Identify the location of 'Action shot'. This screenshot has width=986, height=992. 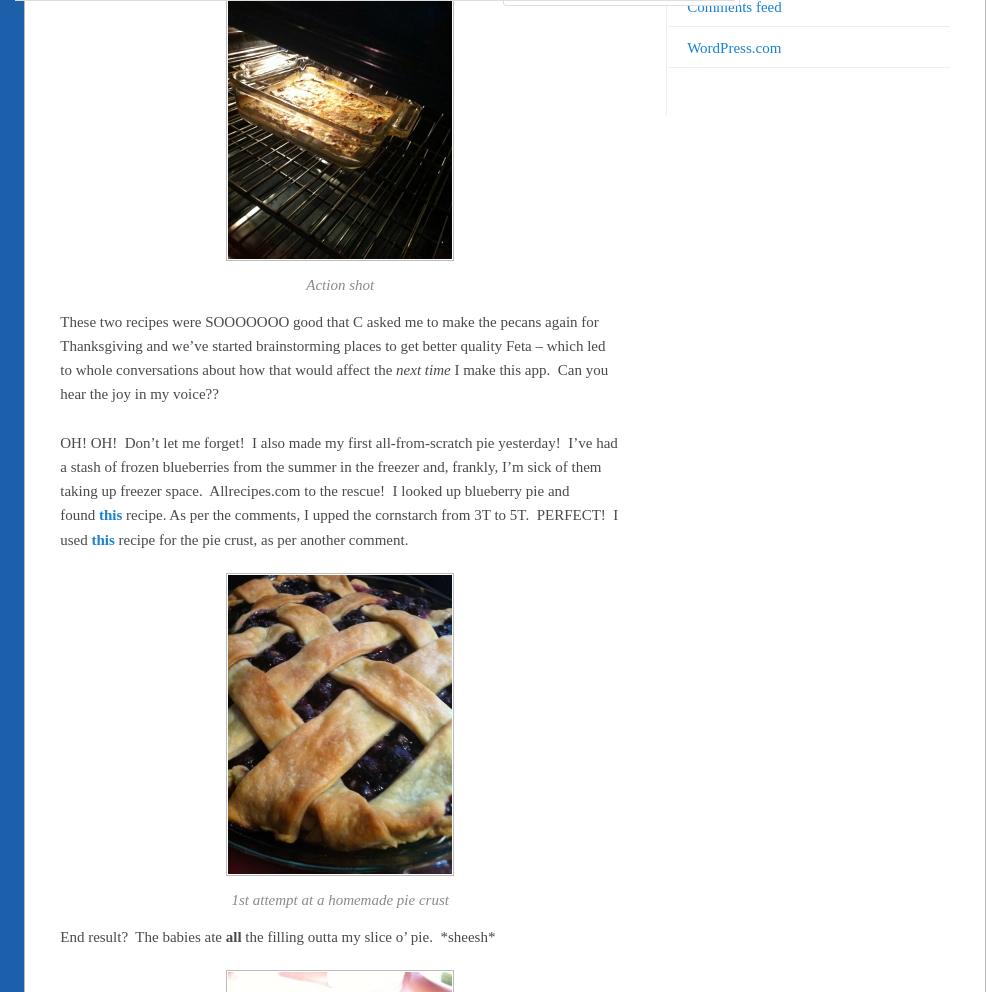
(305, 284).